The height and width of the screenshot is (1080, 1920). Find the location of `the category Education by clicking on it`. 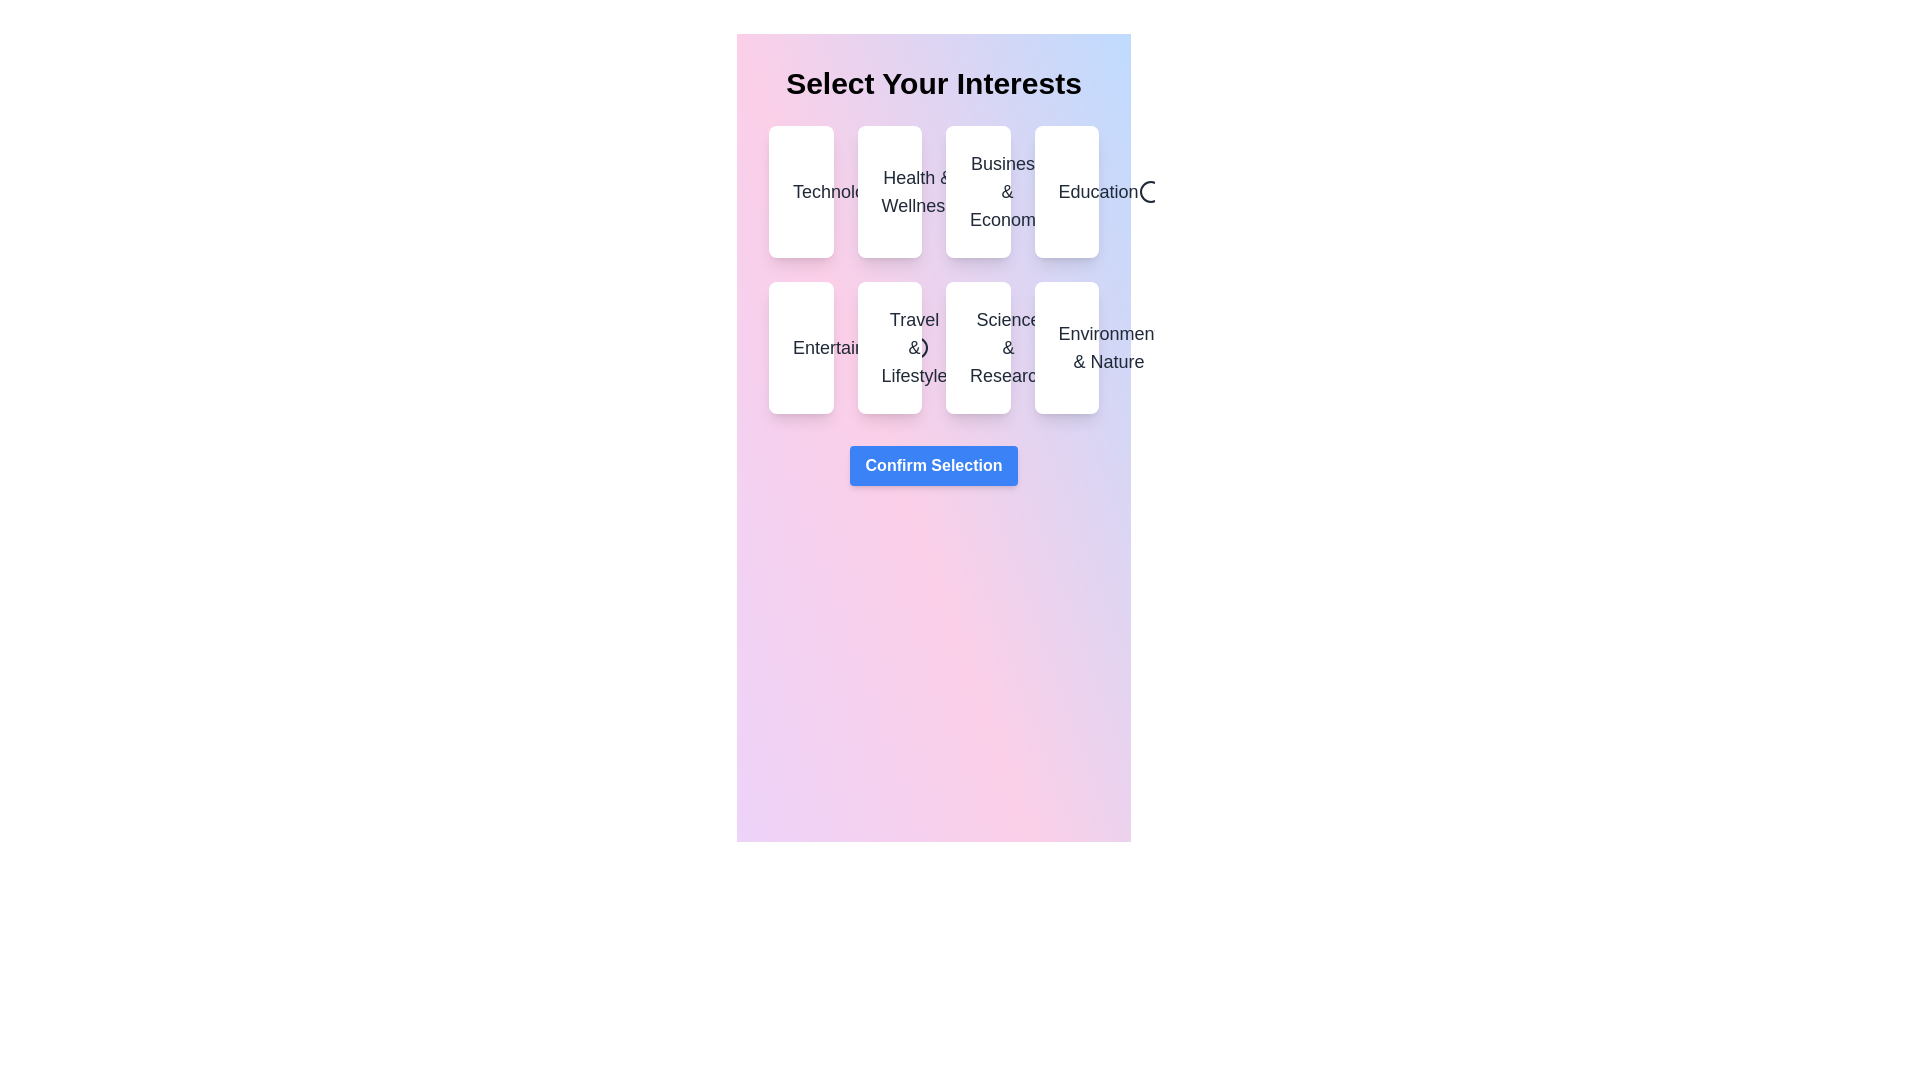

the category Education by clicking on it is located at coordinates (1065, 192).